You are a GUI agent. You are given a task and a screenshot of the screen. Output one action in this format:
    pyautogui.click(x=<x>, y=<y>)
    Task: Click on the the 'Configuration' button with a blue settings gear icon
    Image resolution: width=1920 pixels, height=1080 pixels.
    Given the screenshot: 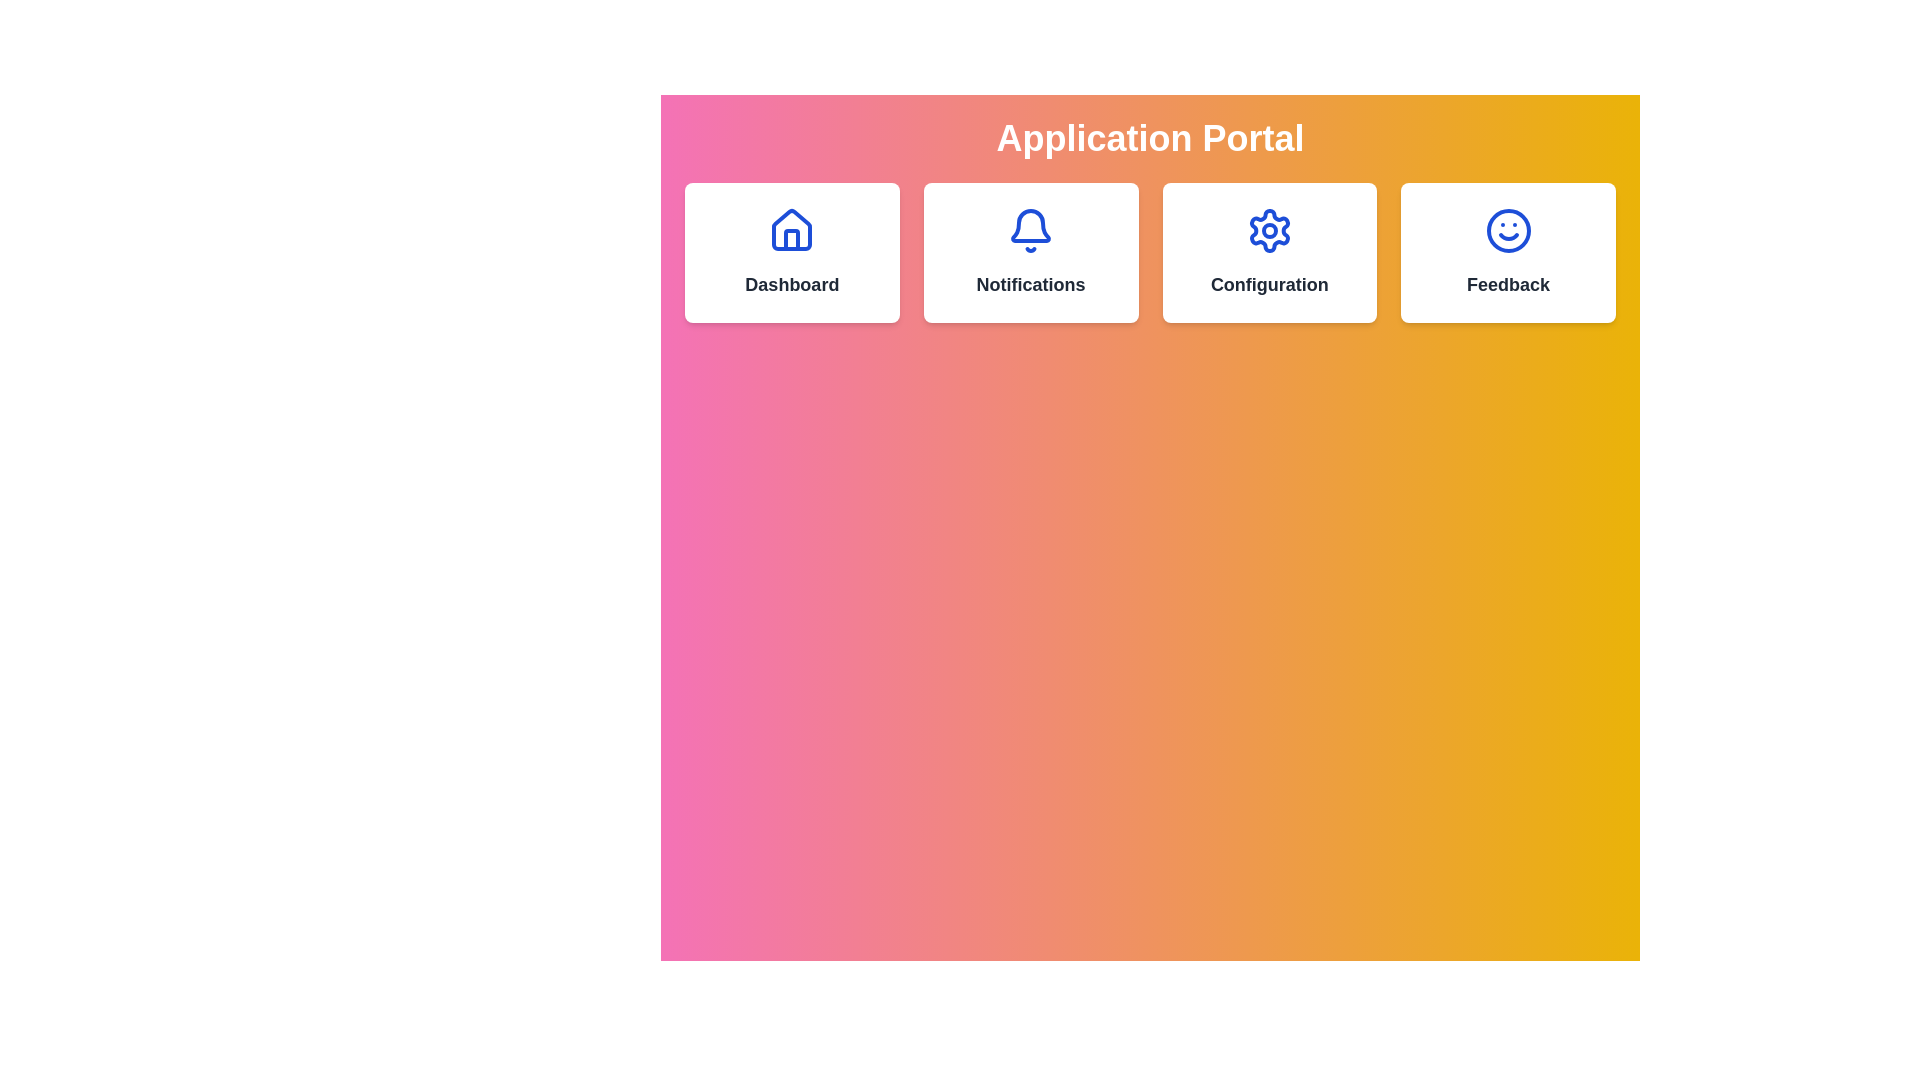 What is the action you would take?
    pyautogui.click(x=1268, y=252)
    